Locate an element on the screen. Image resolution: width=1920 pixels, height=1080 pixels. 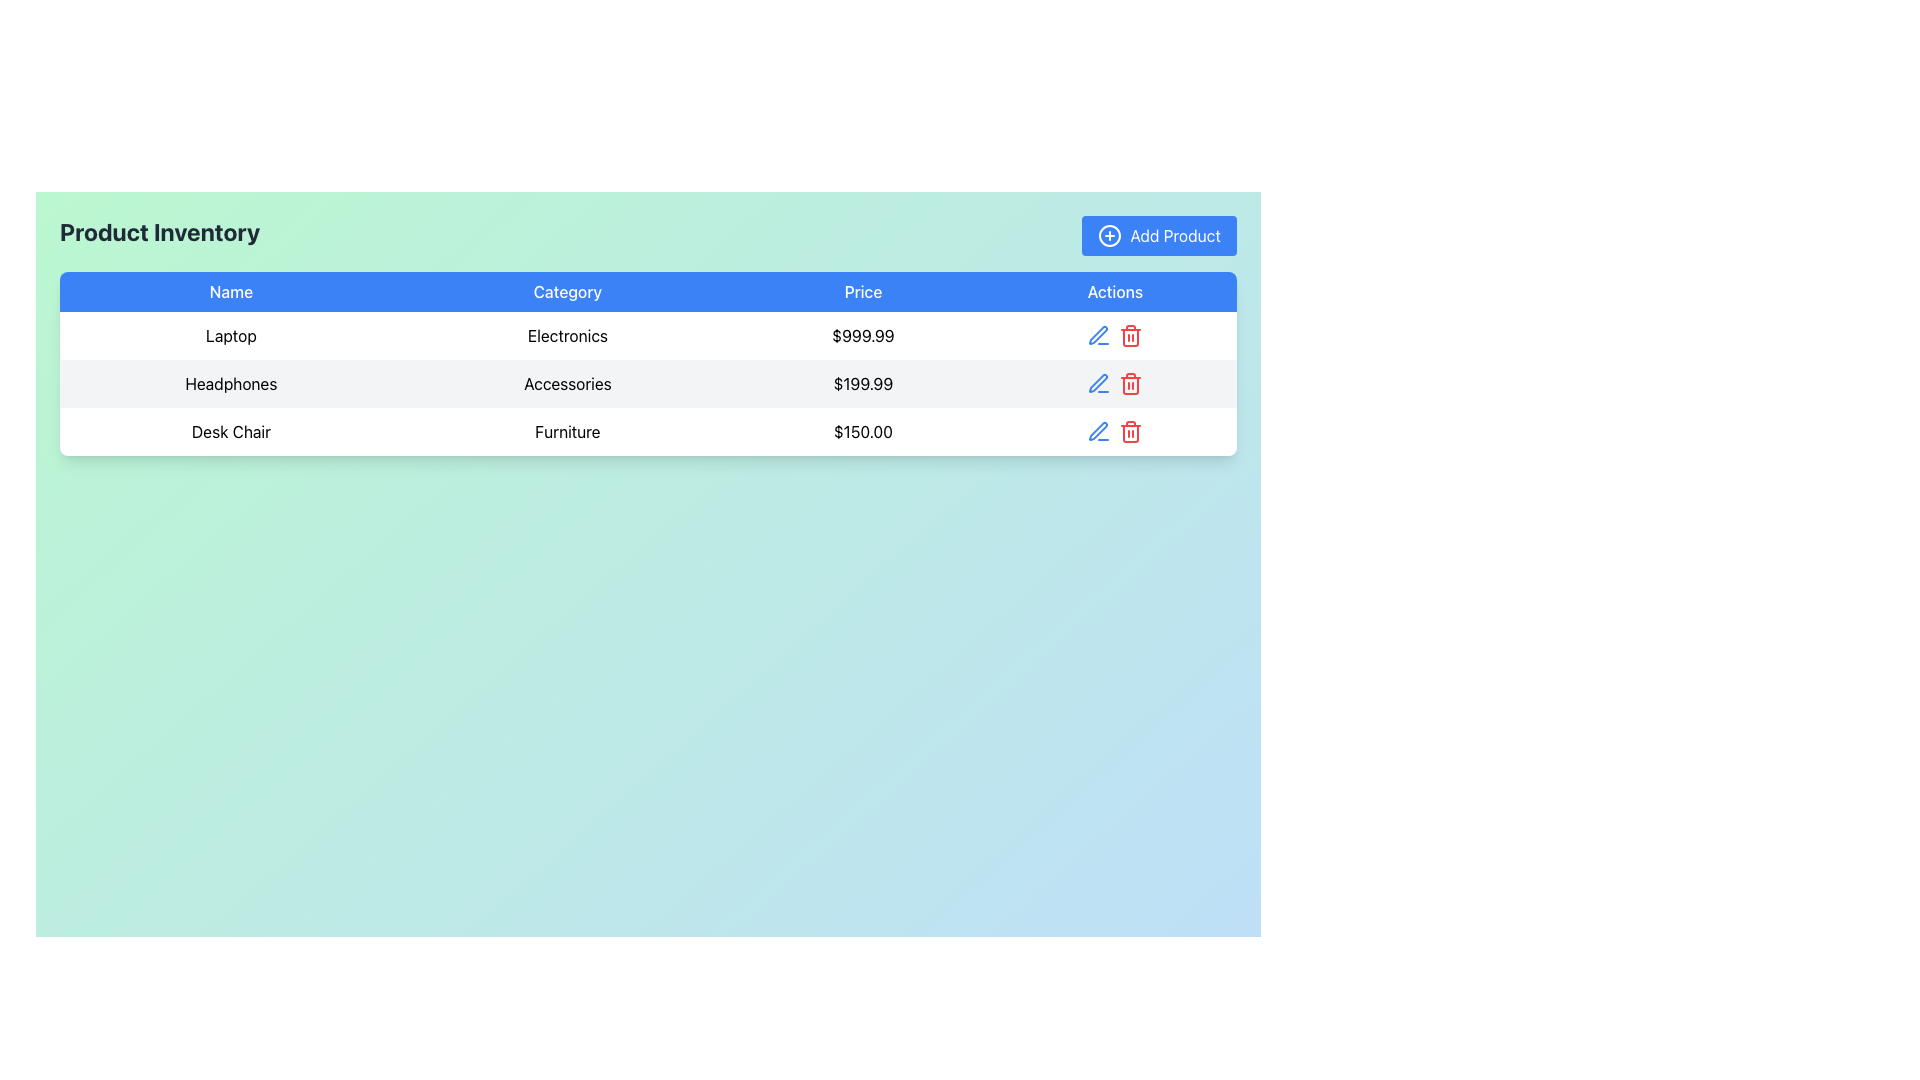
the fourth header in the table, which is located in the upper-right corner and likely indicates actions such as editing or deleting rows is located at coordinates (1114, 292).